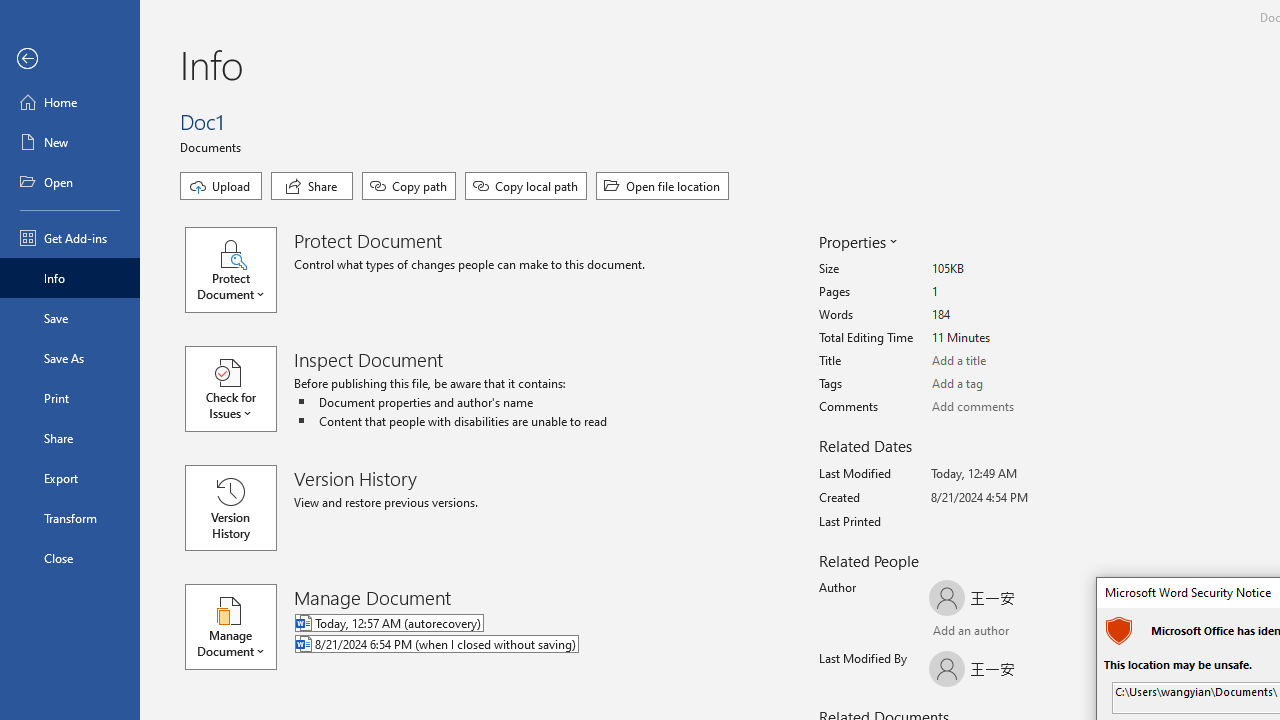 This screenshot has height=720, width=1280. What do you see at coordinates (231, 506) in the screenshot?
I see `'Version History'` at bounding box center [231, 506].